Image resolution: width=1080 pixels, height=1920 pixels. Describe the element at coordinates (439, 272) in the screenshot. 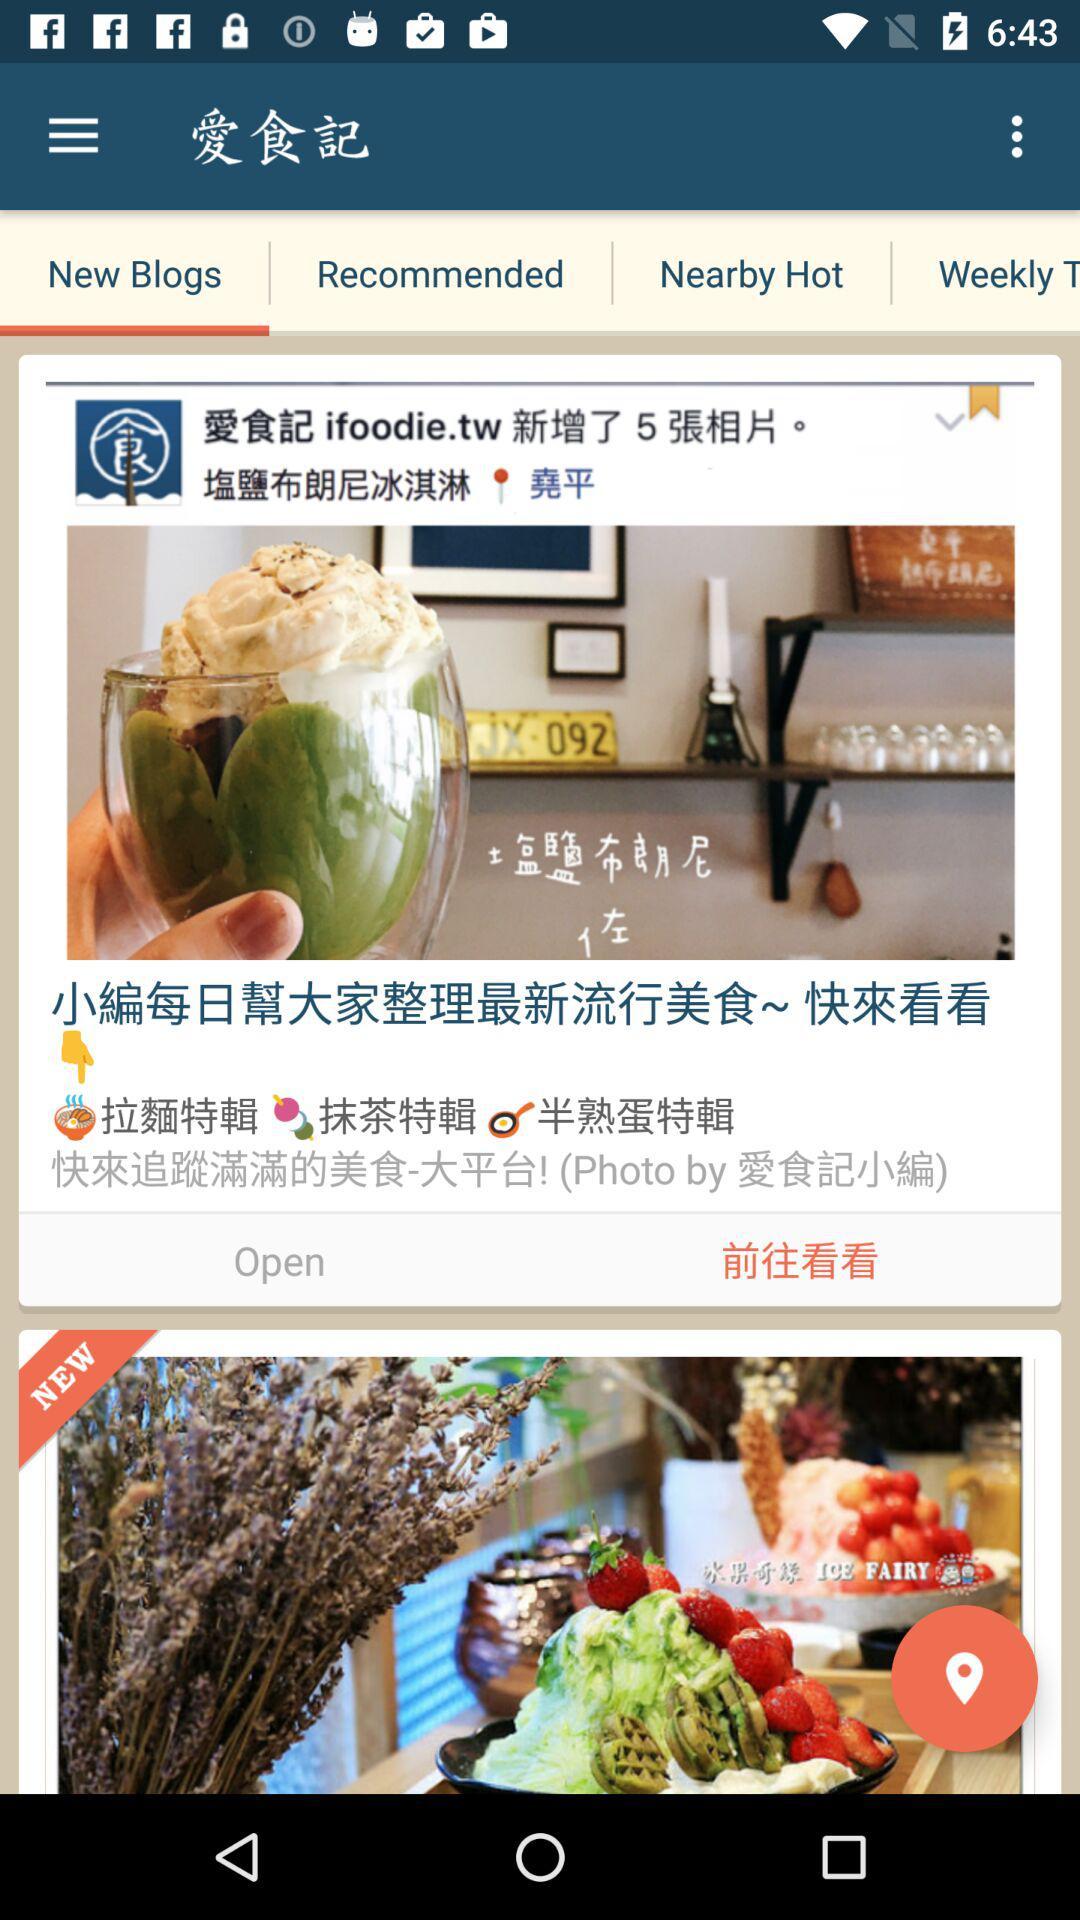

I see `icon to the left of the nearby hot item` at that location.